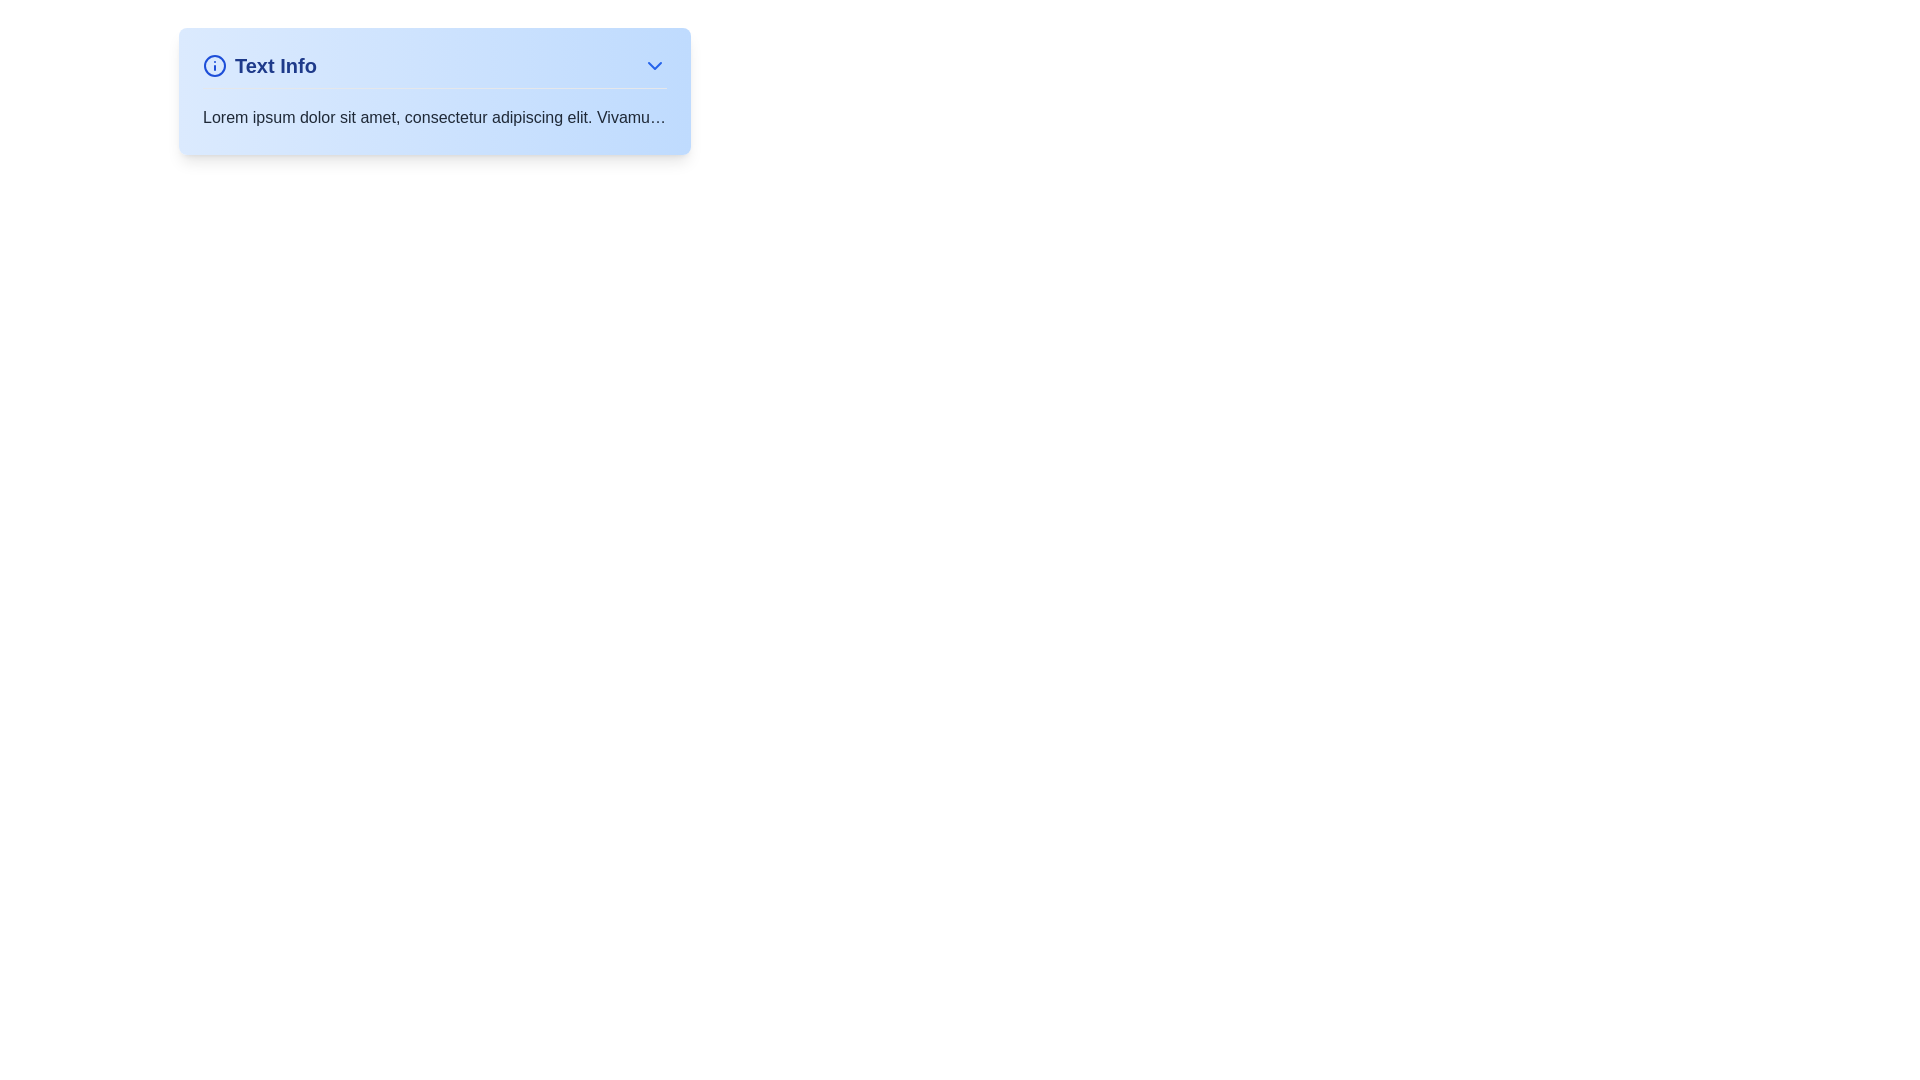  I want to click on the circular icon with a blue outline, which is the first element in the section header area preceding the text 'Text Info', so click(215, 64).